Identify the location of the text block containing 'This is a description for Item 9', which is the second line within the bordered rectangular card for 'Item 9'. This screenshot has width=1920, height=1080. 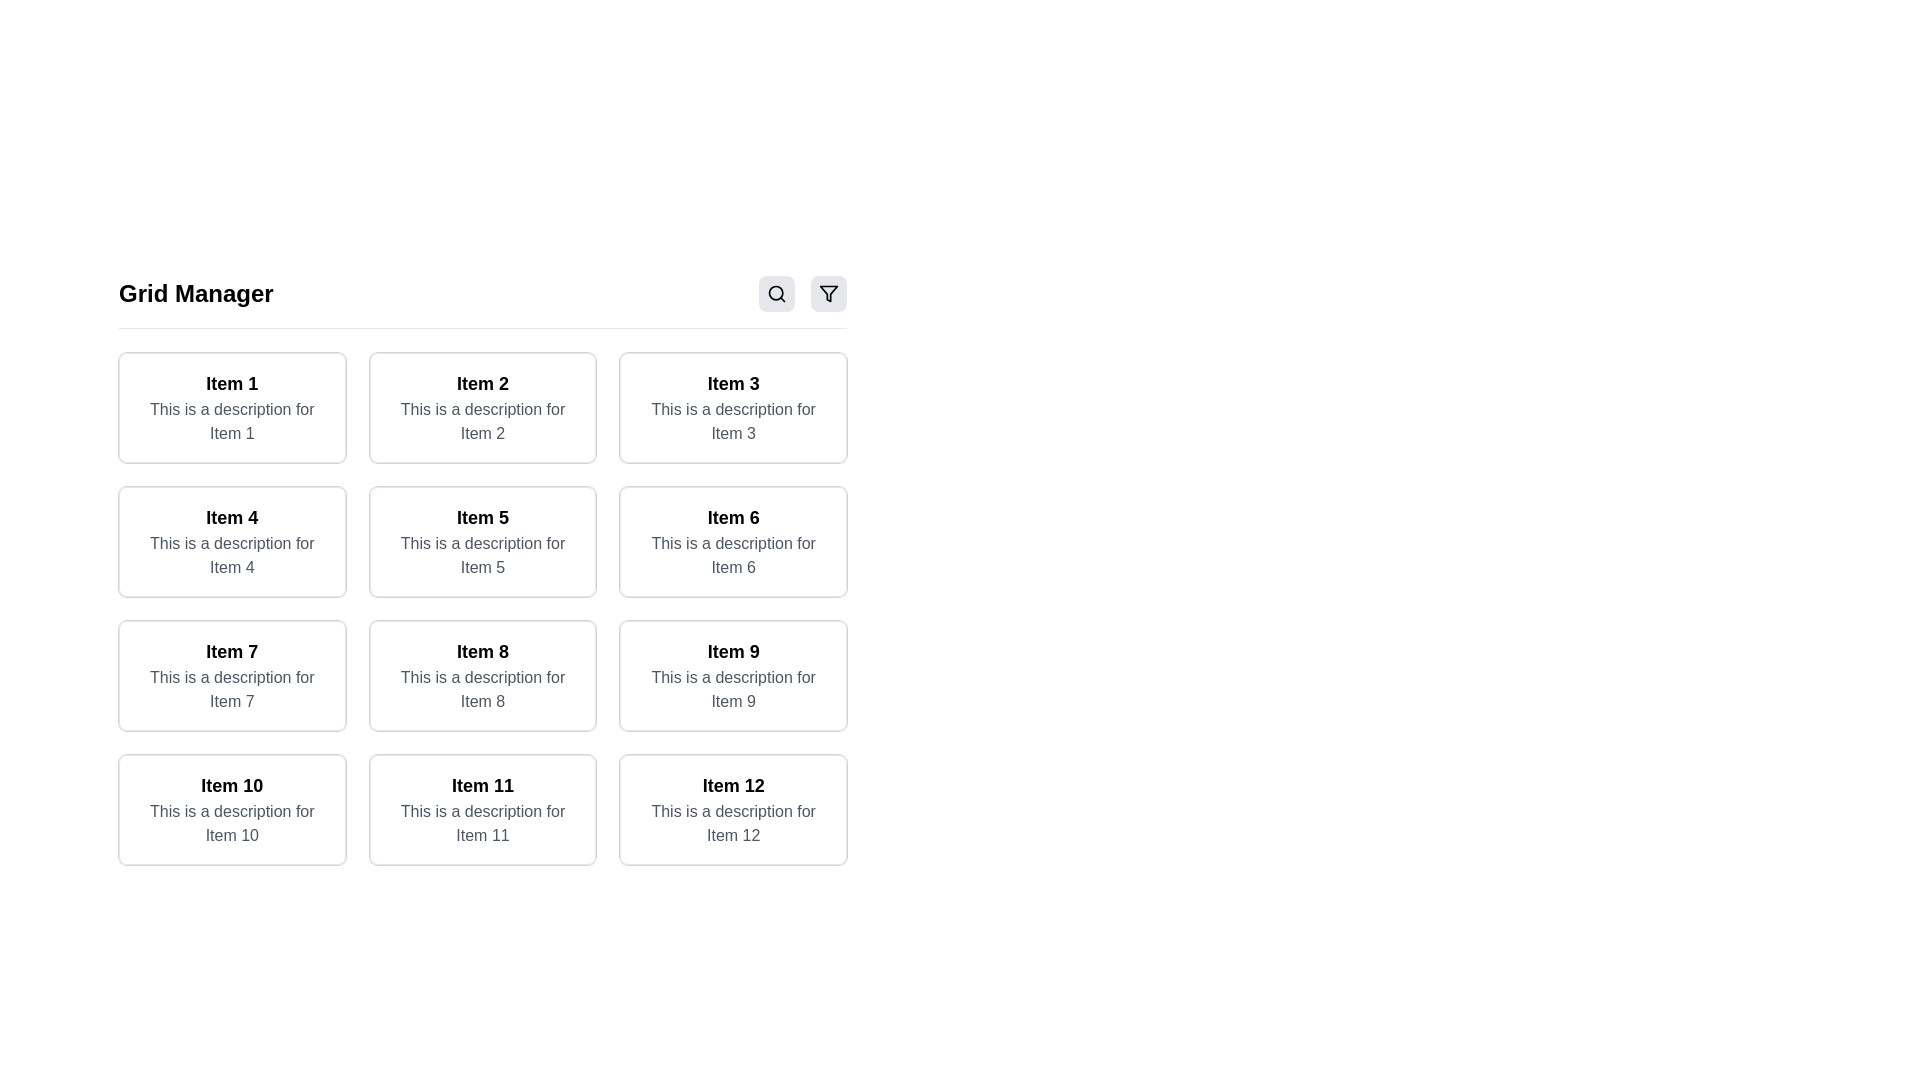
(732, 689).